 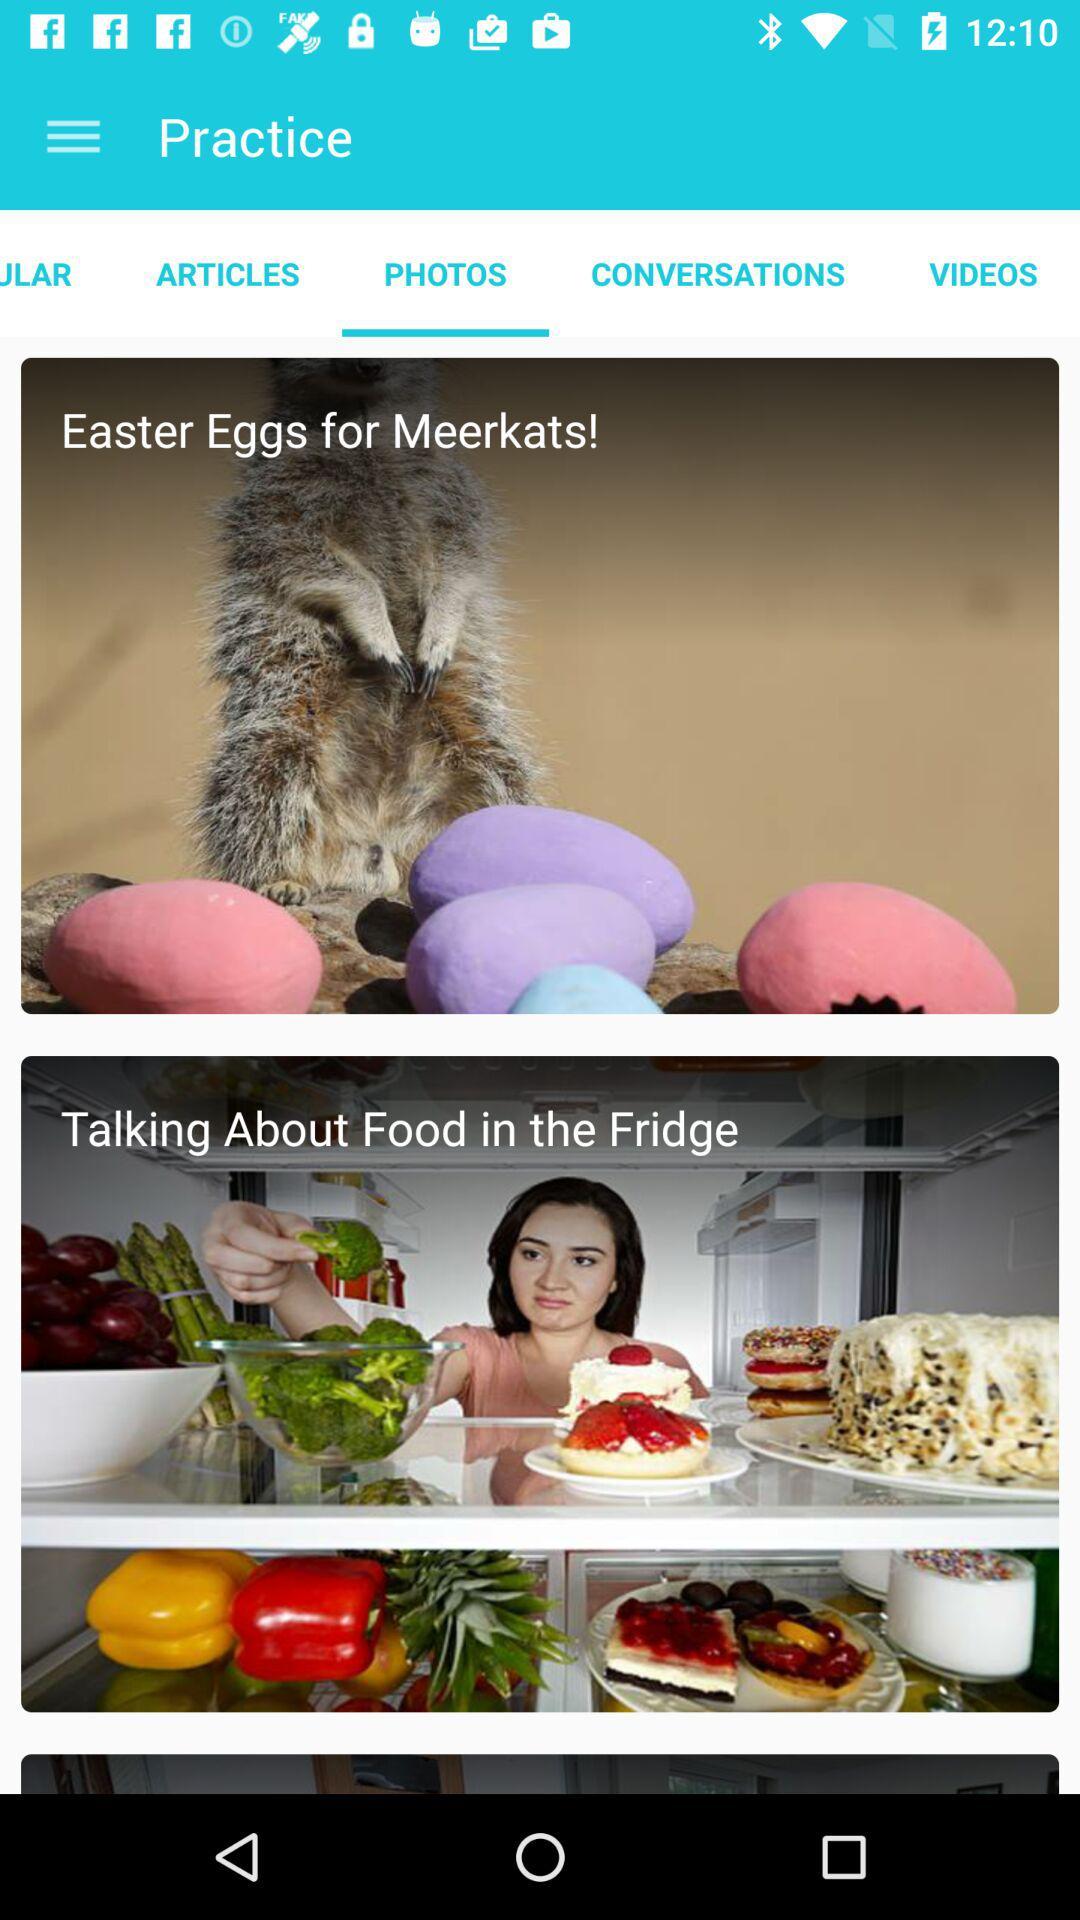 What do you see at coordinates (444, 272) in the screenshot?
I see `app next to the articles` at bounding box center [444, 272].